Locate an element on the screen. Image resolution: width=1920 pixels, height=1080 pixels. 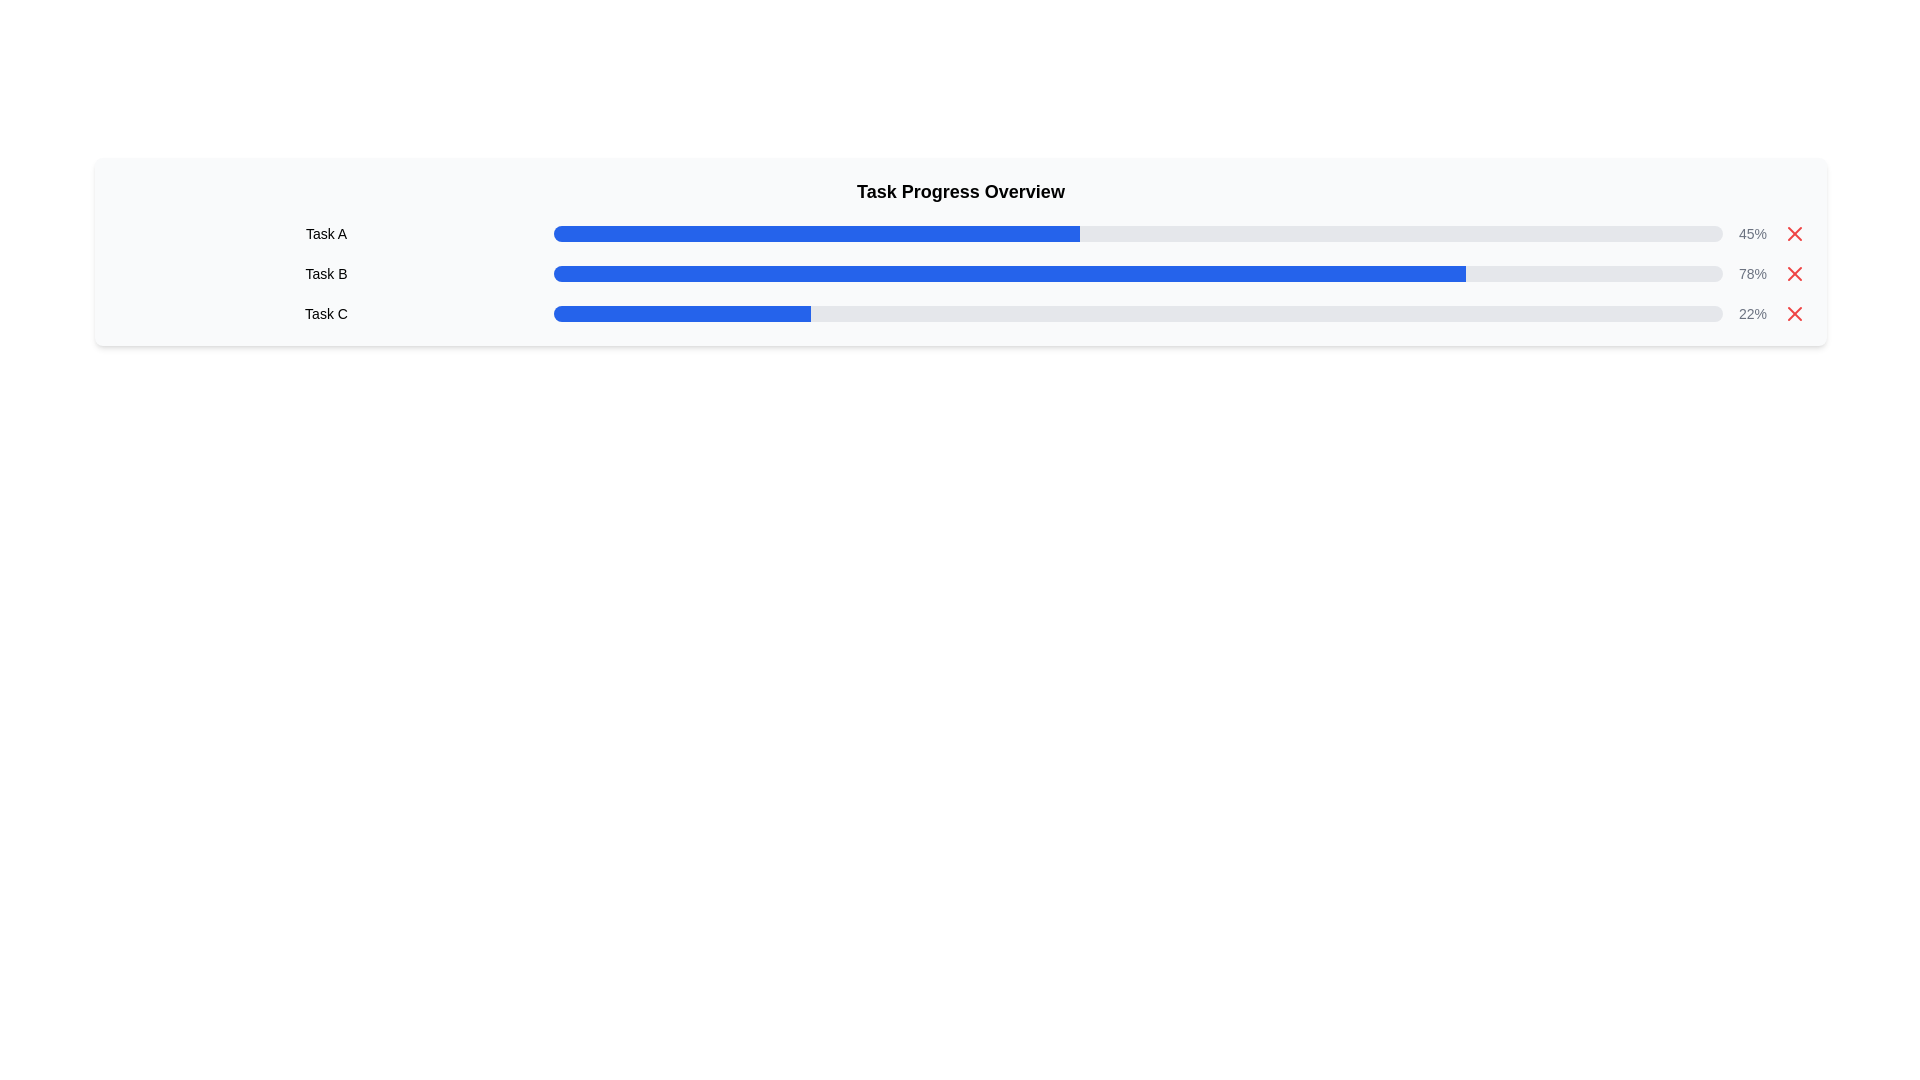
the Progress Indicator located in the middle progress bar of the vertically stacked series under the 'Task Progress Overview' heading is located at coordinates (1009, 273).